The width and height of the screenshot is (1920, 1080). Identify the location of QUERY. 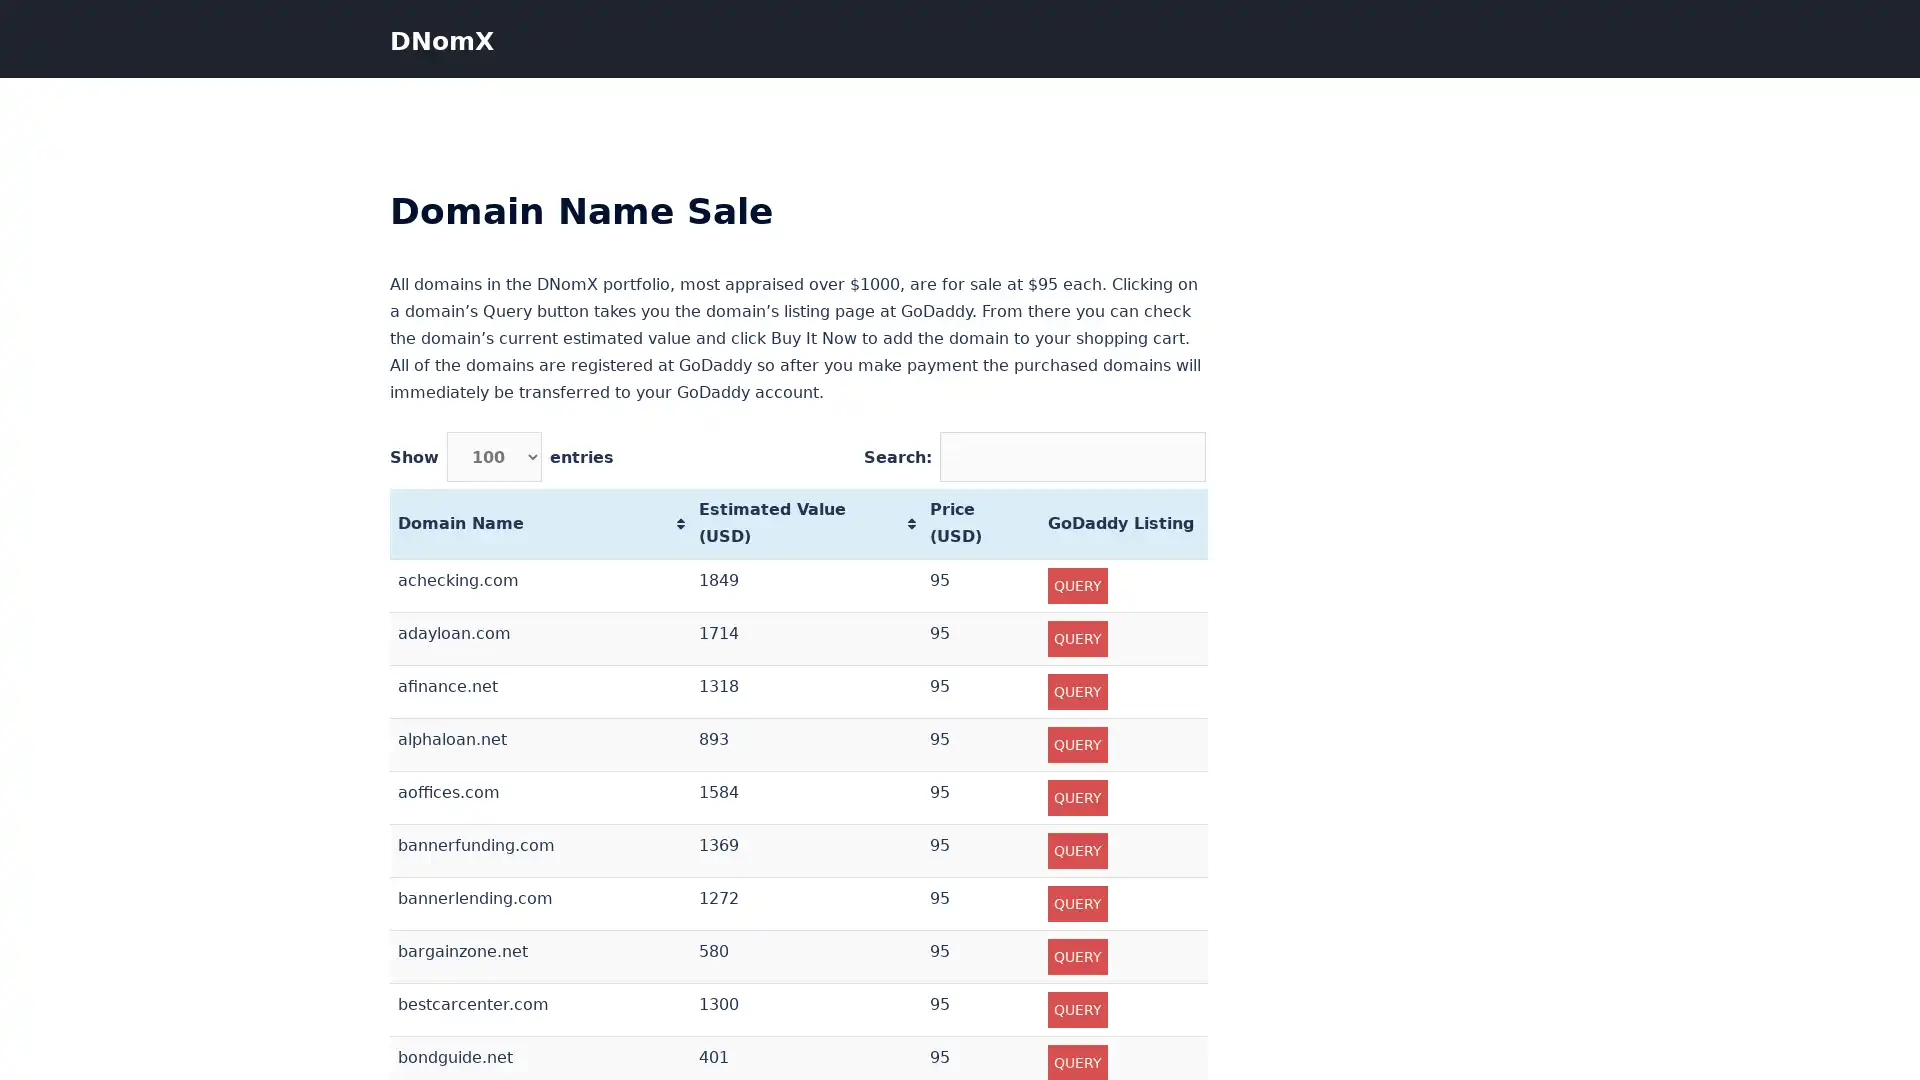
(1075, 1010).